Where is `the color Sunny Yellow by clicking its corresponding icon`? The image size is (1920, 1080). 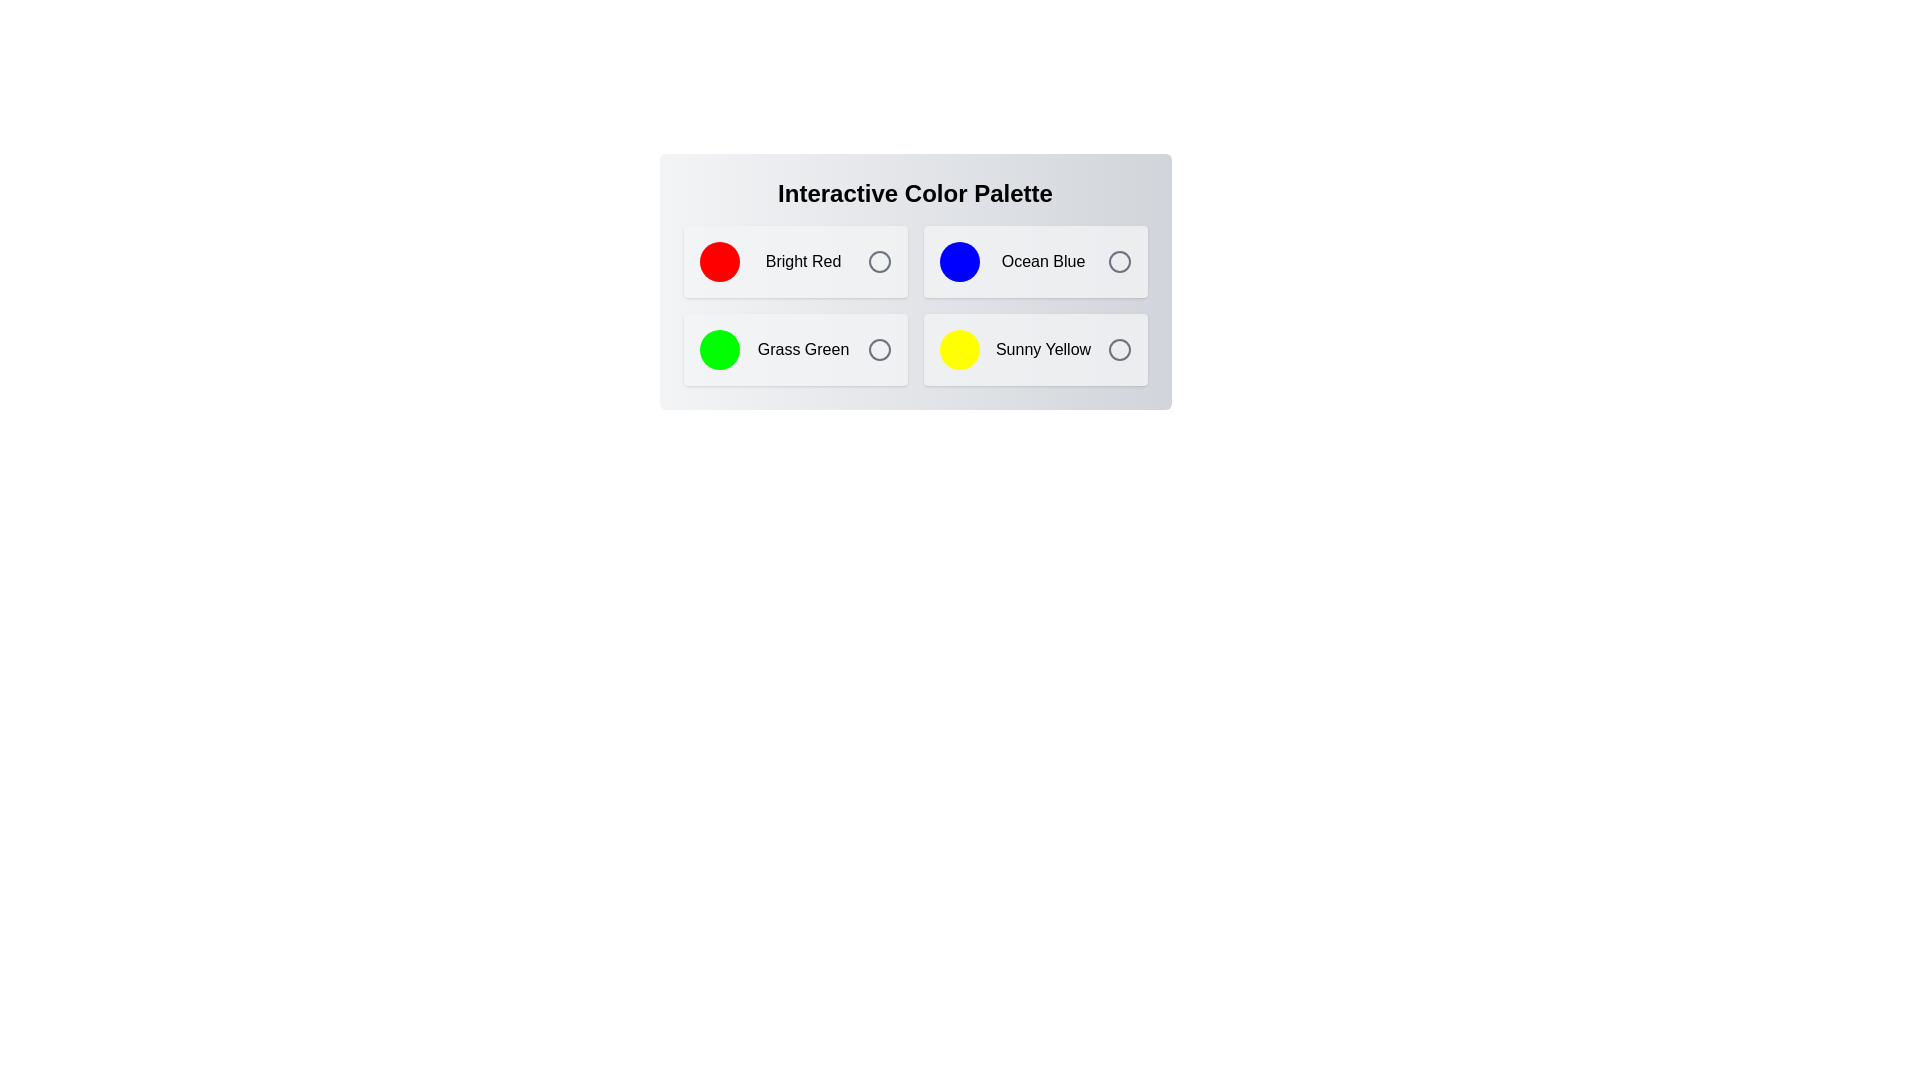 the color Sunny Yellow by clicking its corresponding icon is located at coordinates (1118, 349).